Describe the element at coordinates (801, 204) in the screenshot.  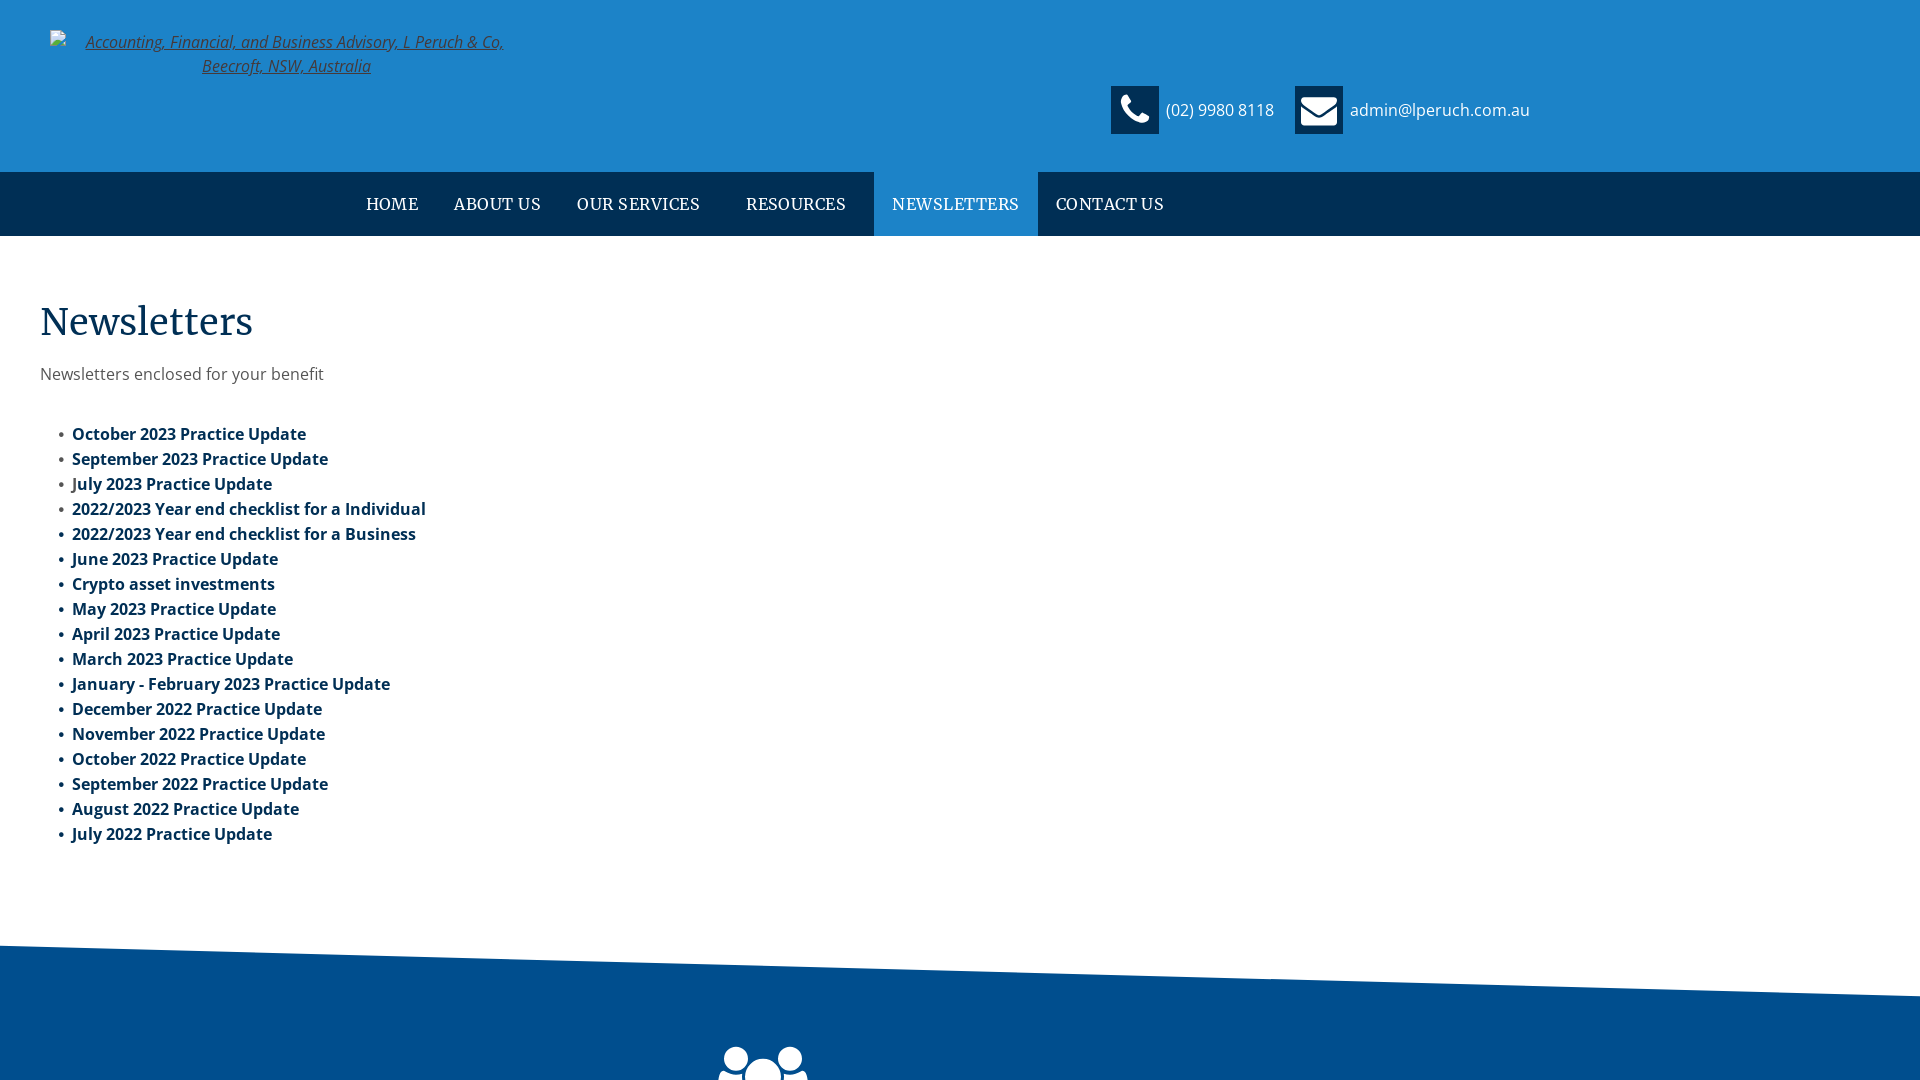
I see `'RESOURCES'` at that location.